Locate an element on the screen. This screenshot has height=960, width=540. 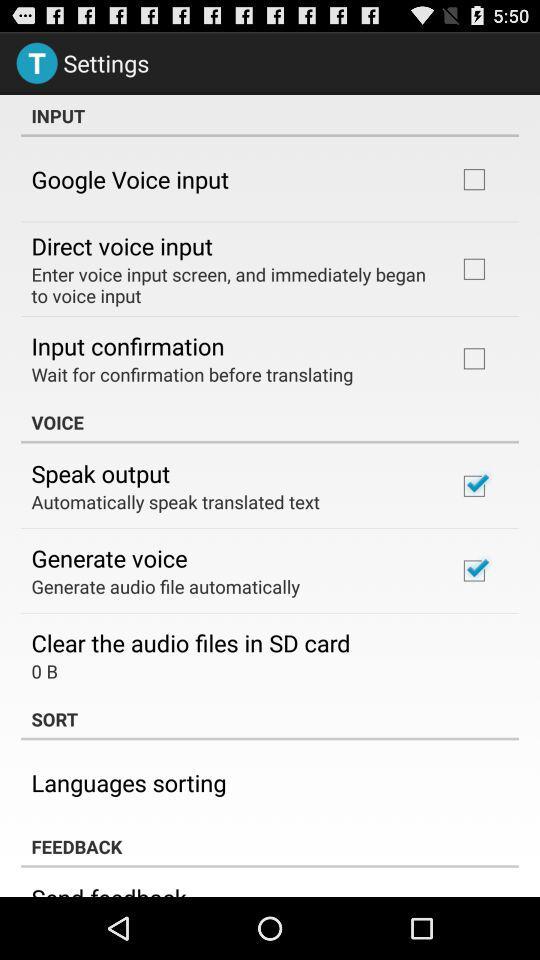
generate audio file is located at coordinates (164, 586).